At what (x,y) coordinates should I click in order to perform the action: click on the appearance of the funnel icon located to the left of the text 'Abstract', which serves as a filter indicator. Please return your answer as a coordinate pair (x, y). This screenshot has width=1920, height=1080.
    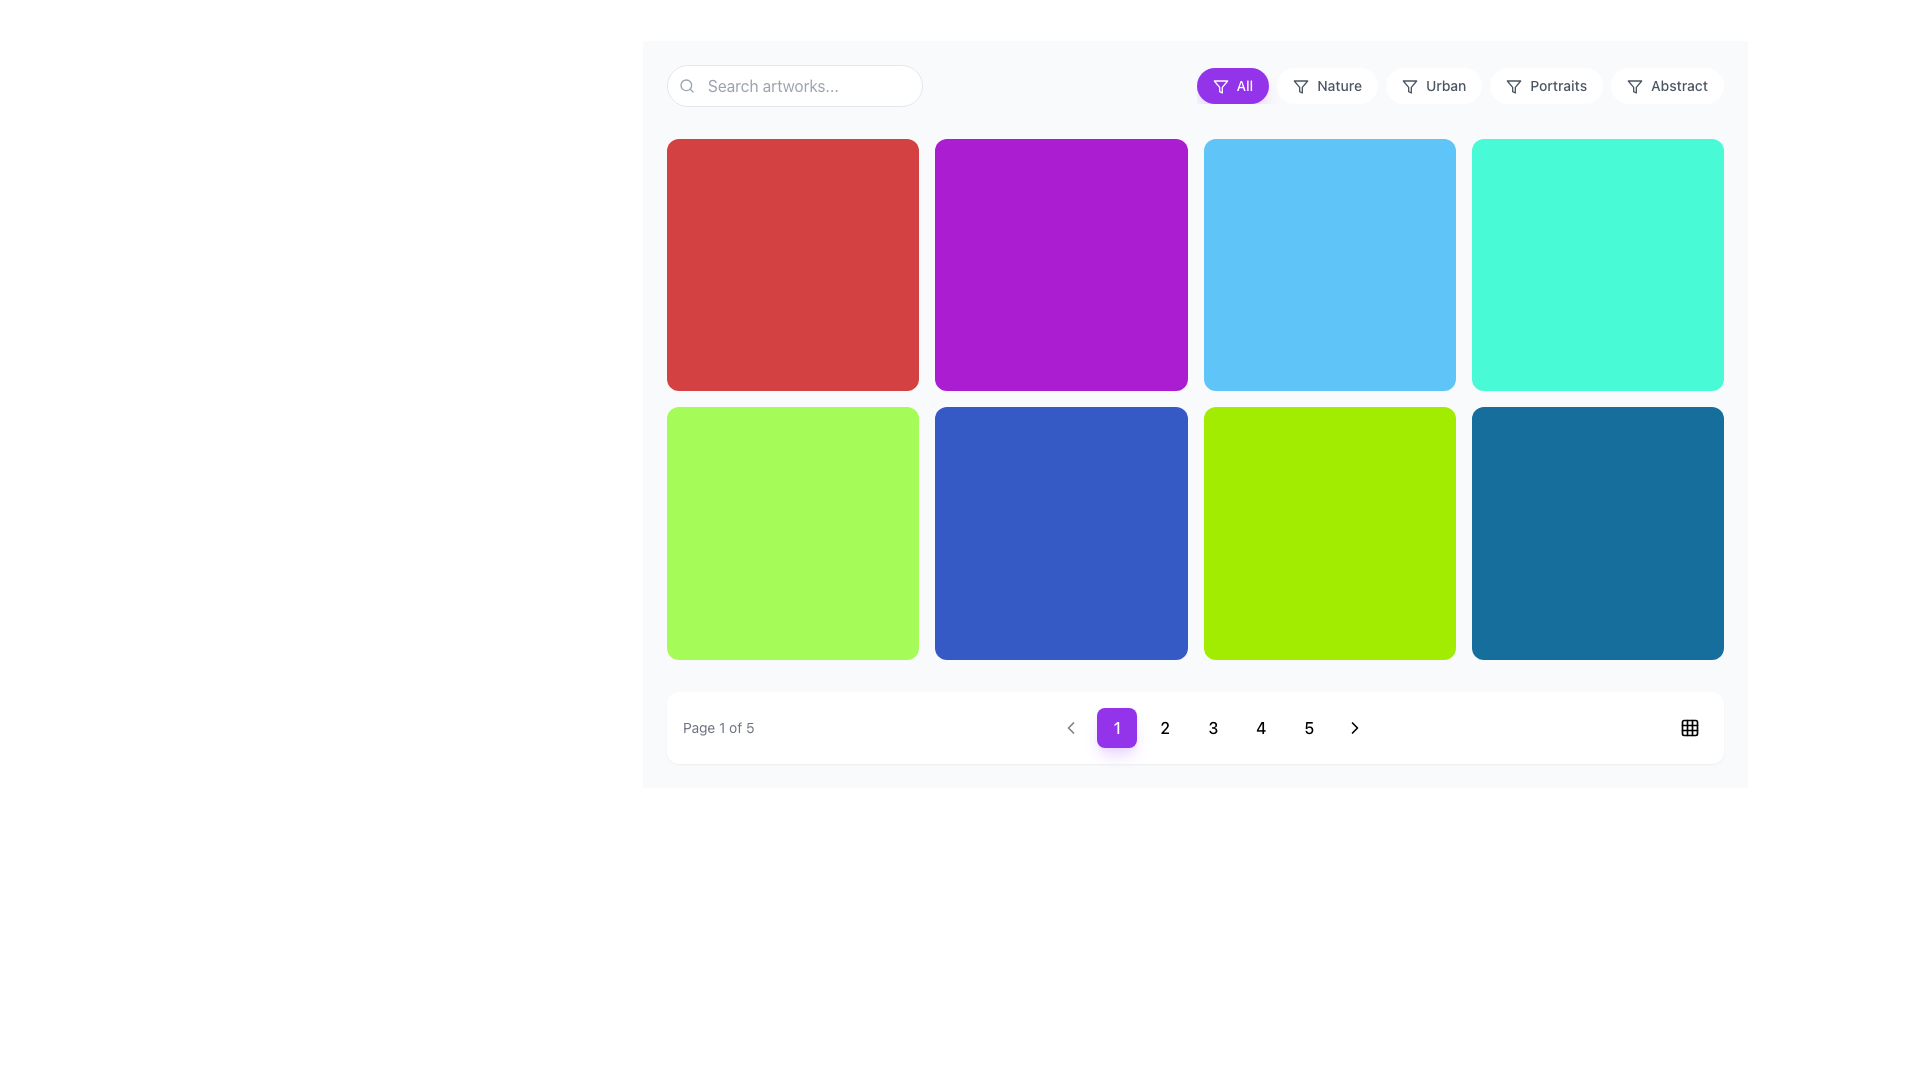
    Looking at the image, I should click on (1635, 86).